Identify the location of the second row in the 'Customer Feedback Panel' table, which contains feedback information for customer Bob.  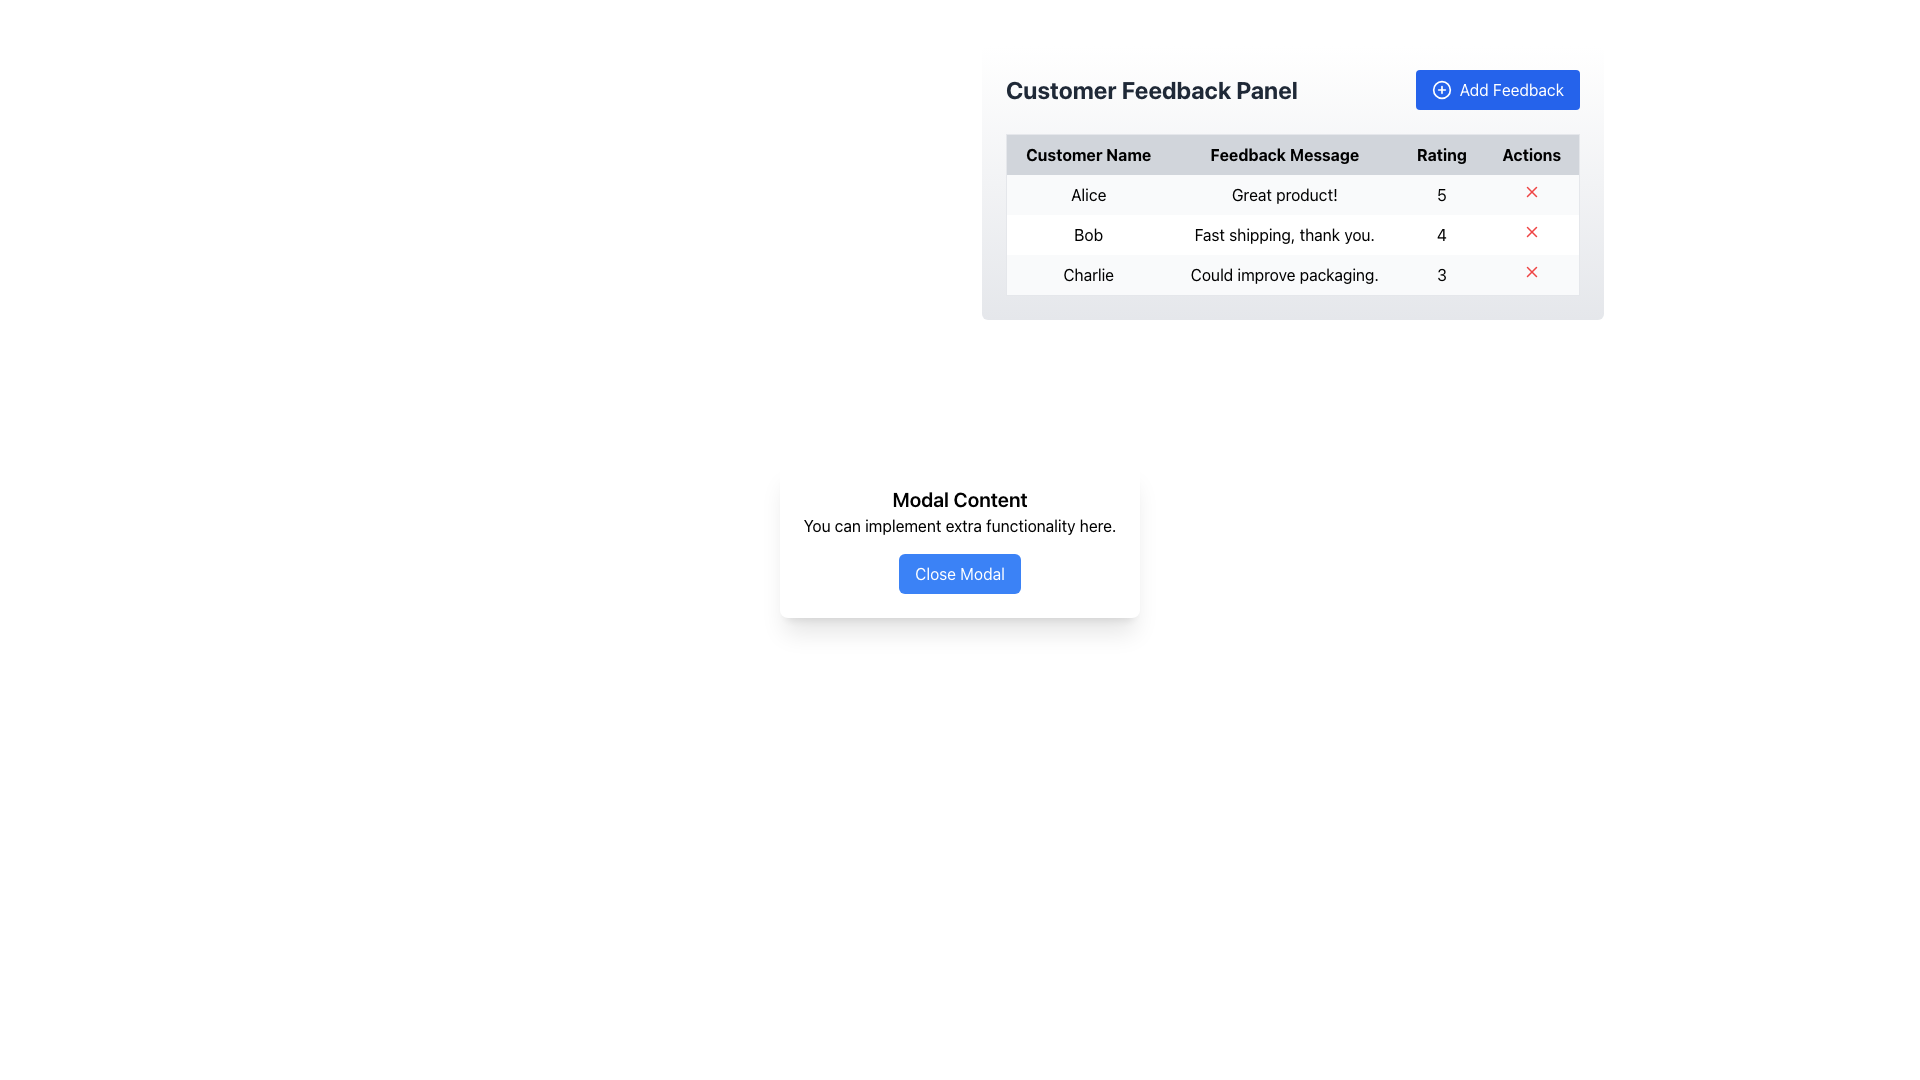
(1292, 234).